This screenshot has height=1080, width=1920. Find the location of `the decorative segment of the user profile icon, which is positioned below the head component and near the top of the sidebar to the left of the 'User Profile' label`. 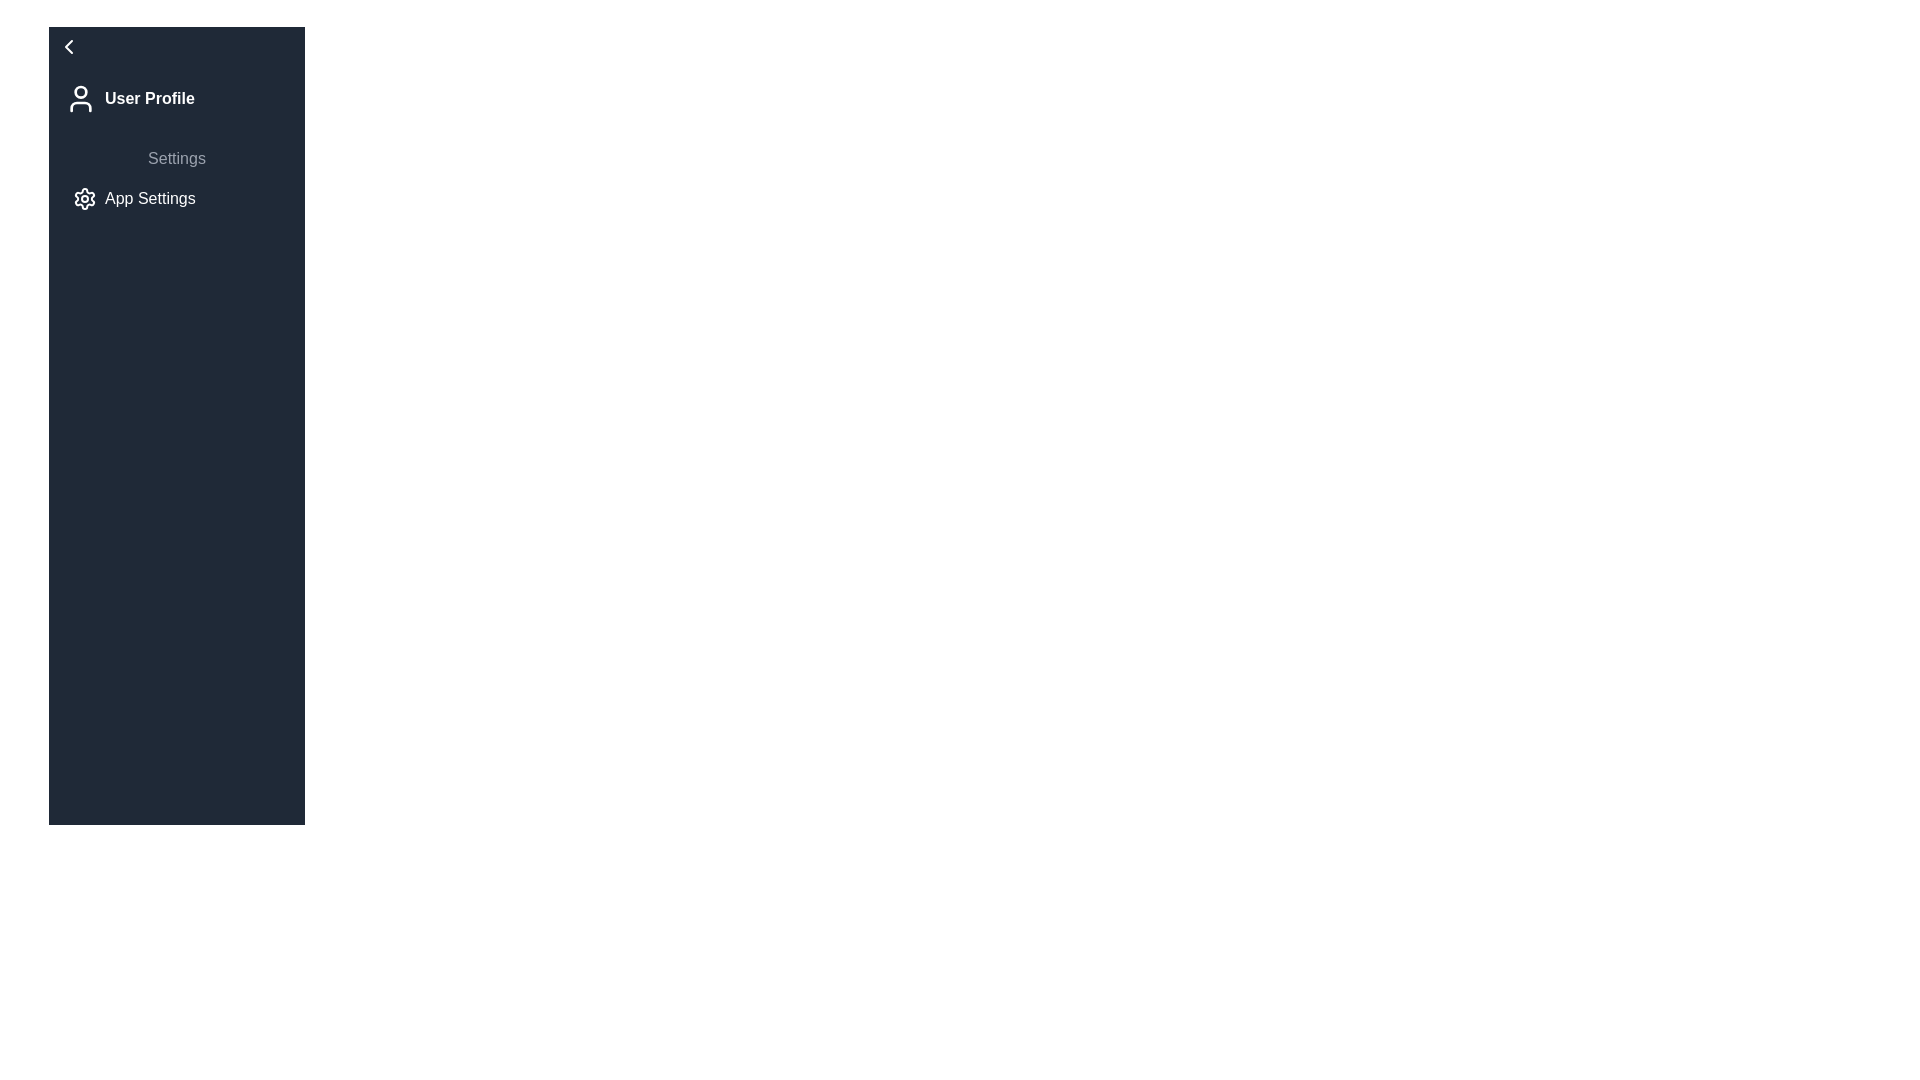

the decorative segment of the user profile icon, which is positioned below the head component and near the top of the sidebar to the left of the 'User Profile' label is located at coordinates (80, 107).